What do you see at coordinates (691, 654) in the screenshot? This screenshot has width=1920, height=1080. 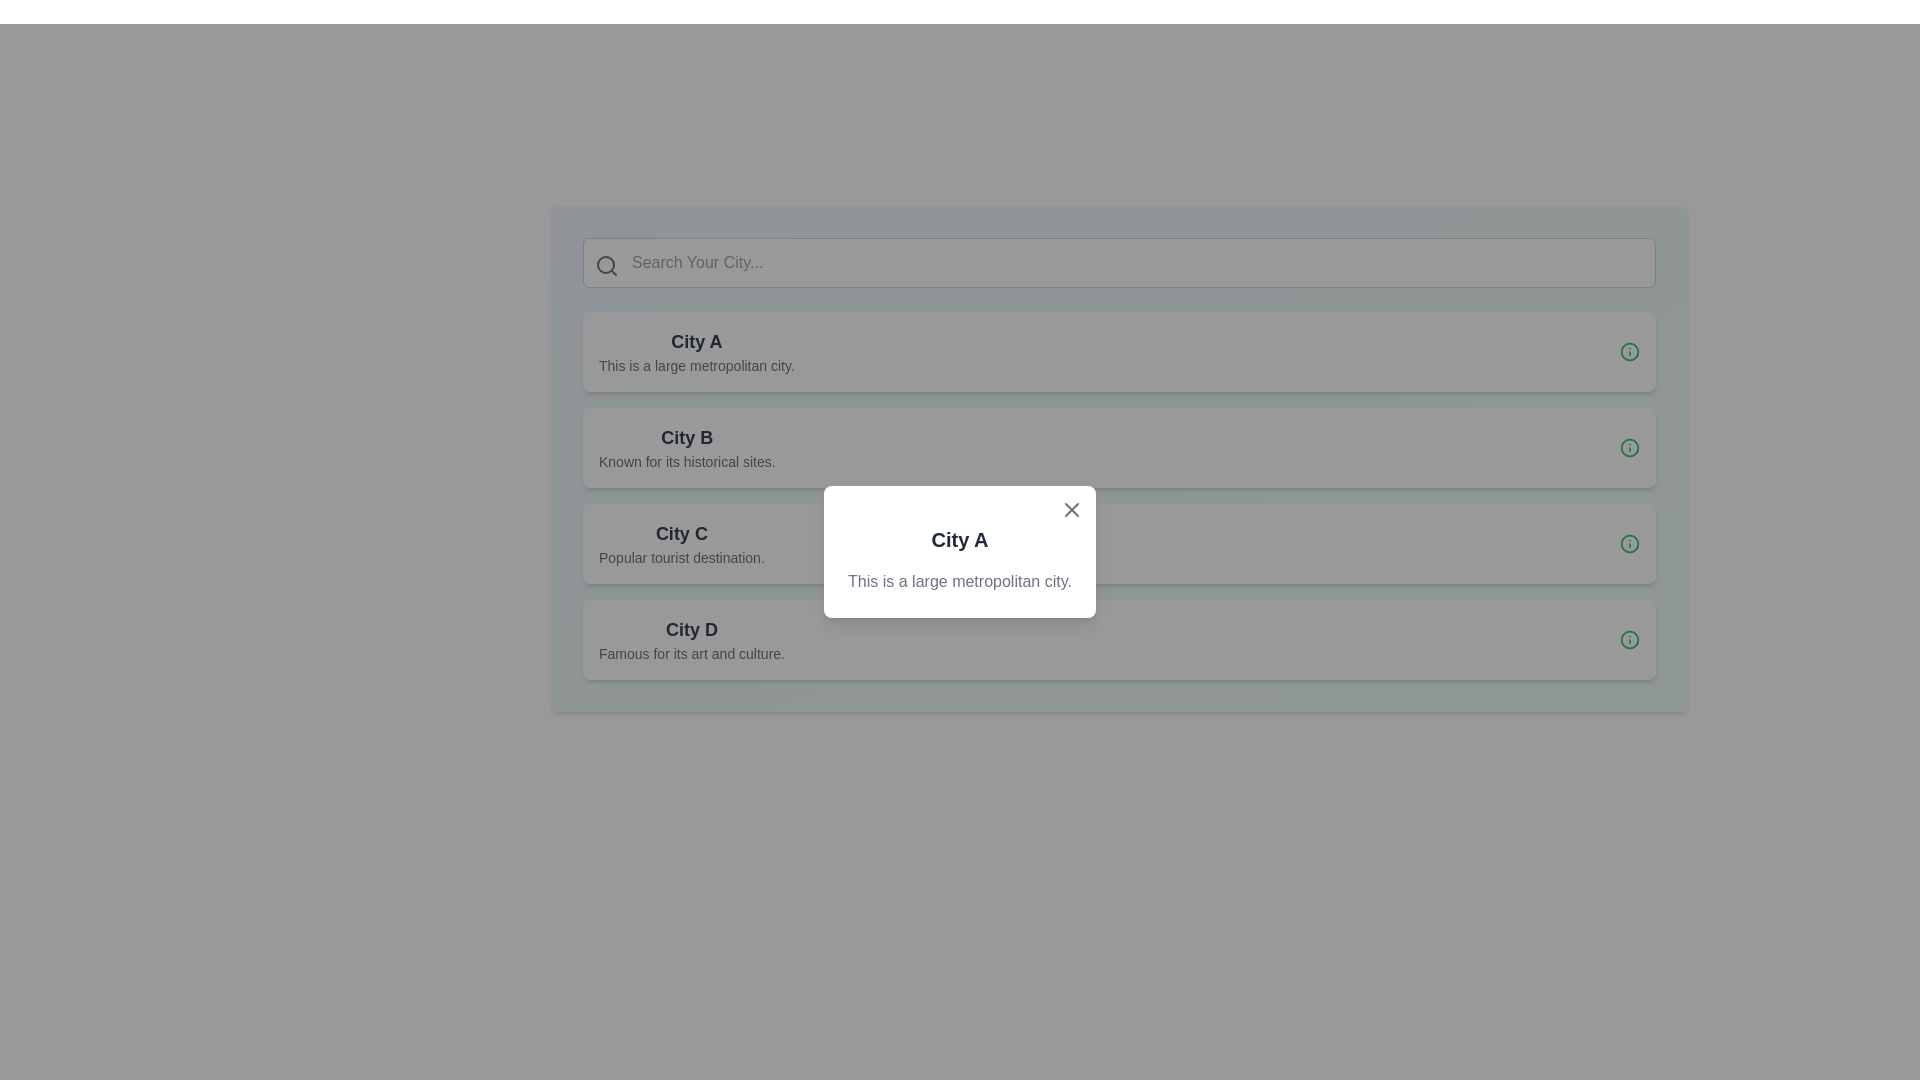 I see `the static text label providing additional information about 'City D', which is located directly beneath the 'City D' heading` at bounding box center [691, 654].